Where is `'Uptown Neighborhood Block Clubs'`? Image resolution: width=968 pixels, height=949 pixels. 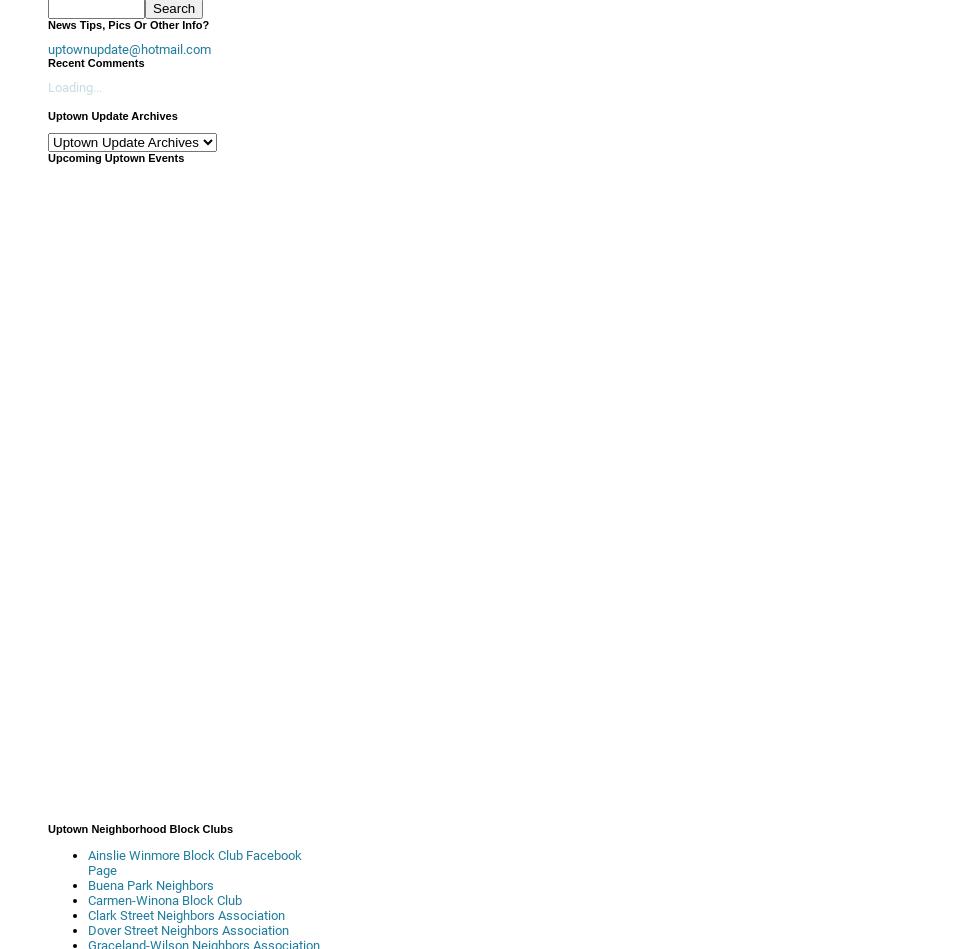
'Uptown Neighborhood Block Clubs' is located at coordinates (139, 828).